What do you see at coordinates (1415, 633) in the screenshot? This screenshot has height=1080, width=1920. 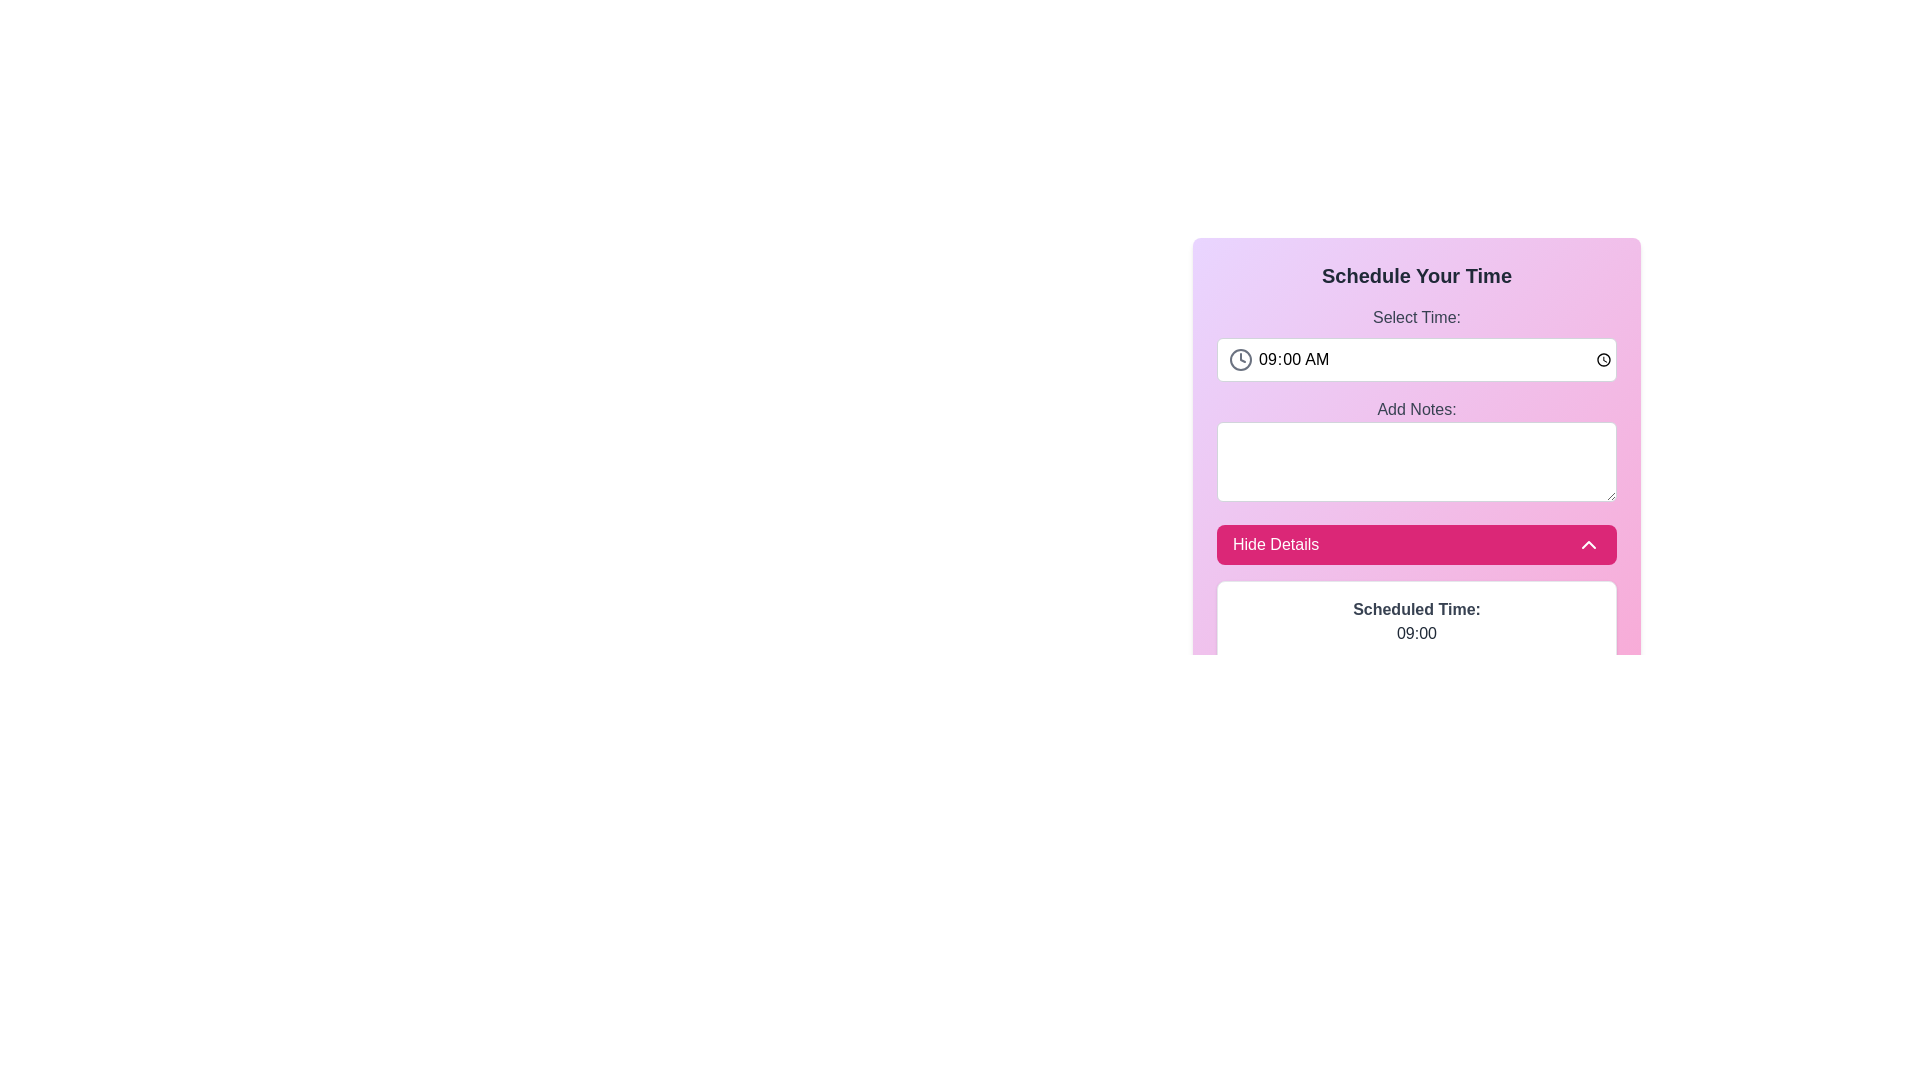 I see `text label displaying '09:00', which is styled with a medium-sized, gray-colored font and positioned under the 'Scheduled Time:' heading` at bounding box center [1415, 633].